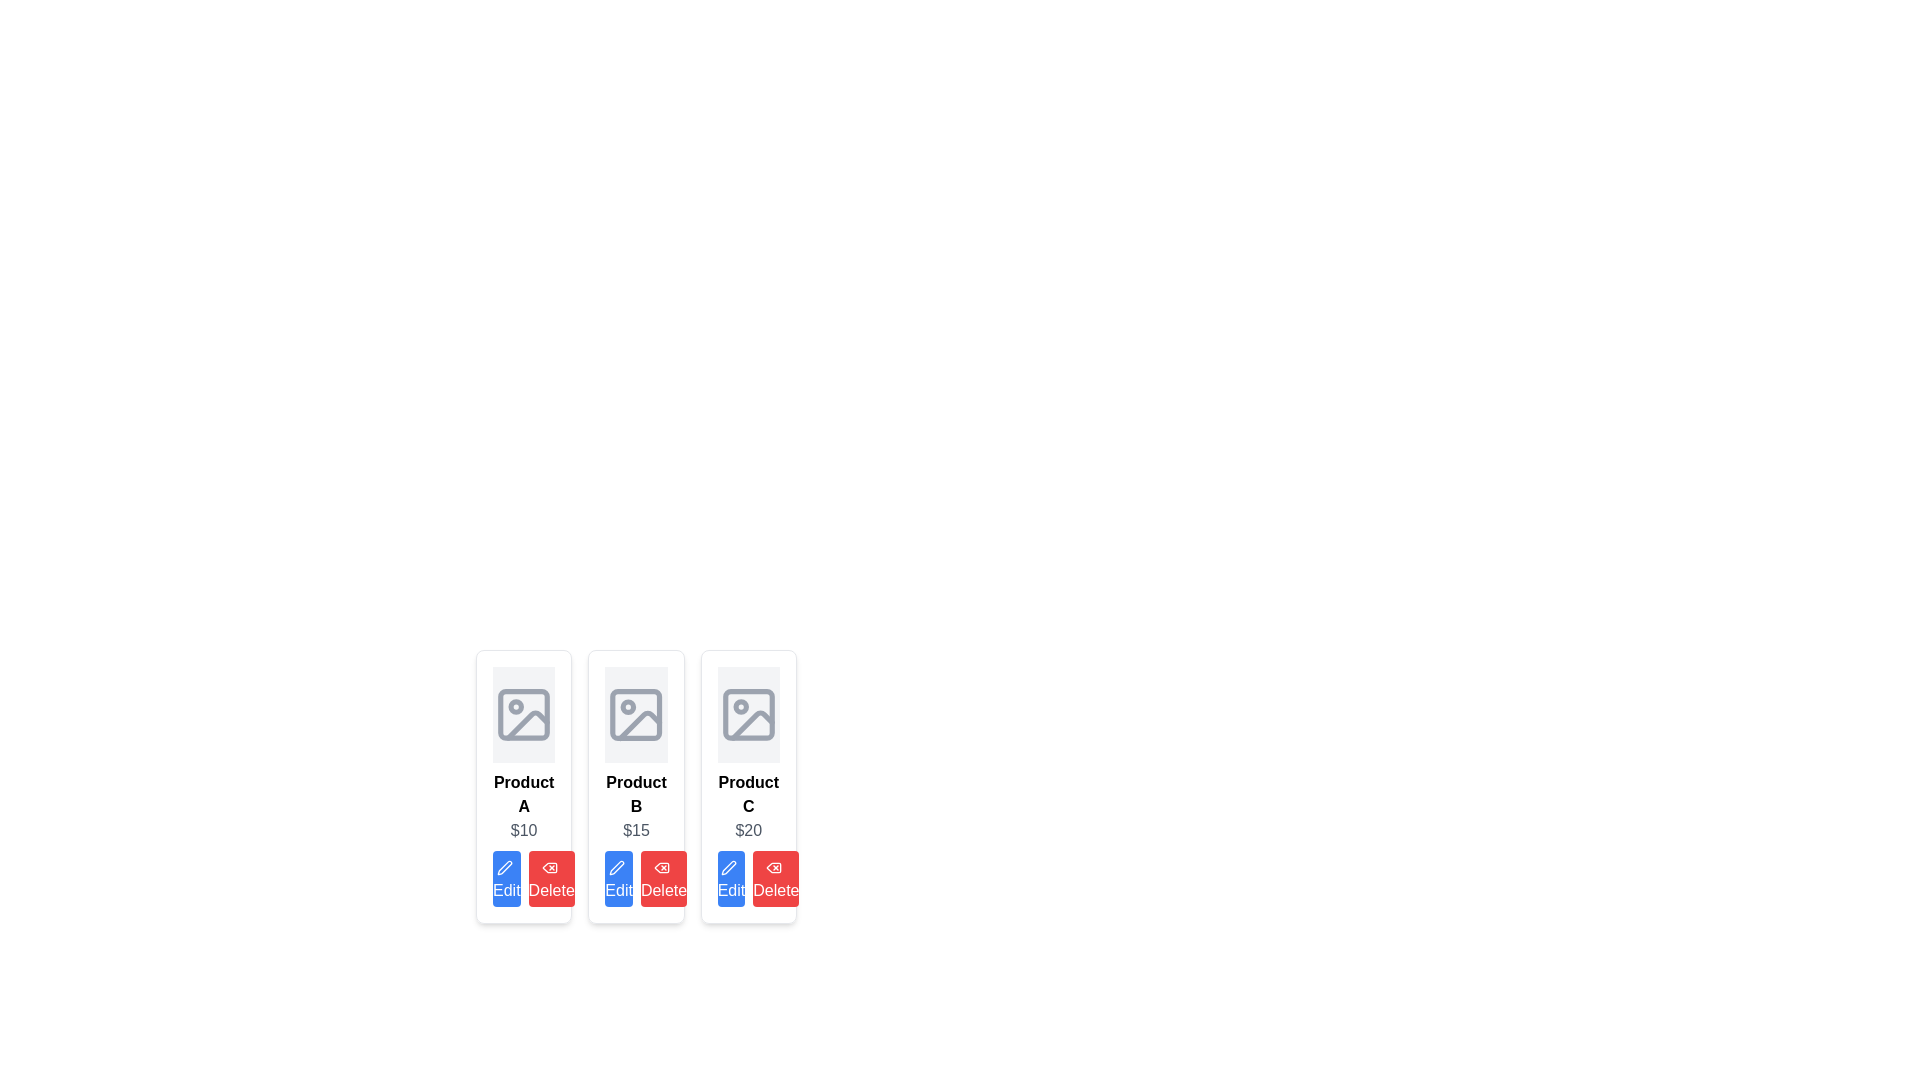 The width and height of the screenshot is (1920, 1080). I want to click on the graphic decoration or icon component located at the top-left quadrant of the image frame icon labeled 'Product B', so click(635, 713).